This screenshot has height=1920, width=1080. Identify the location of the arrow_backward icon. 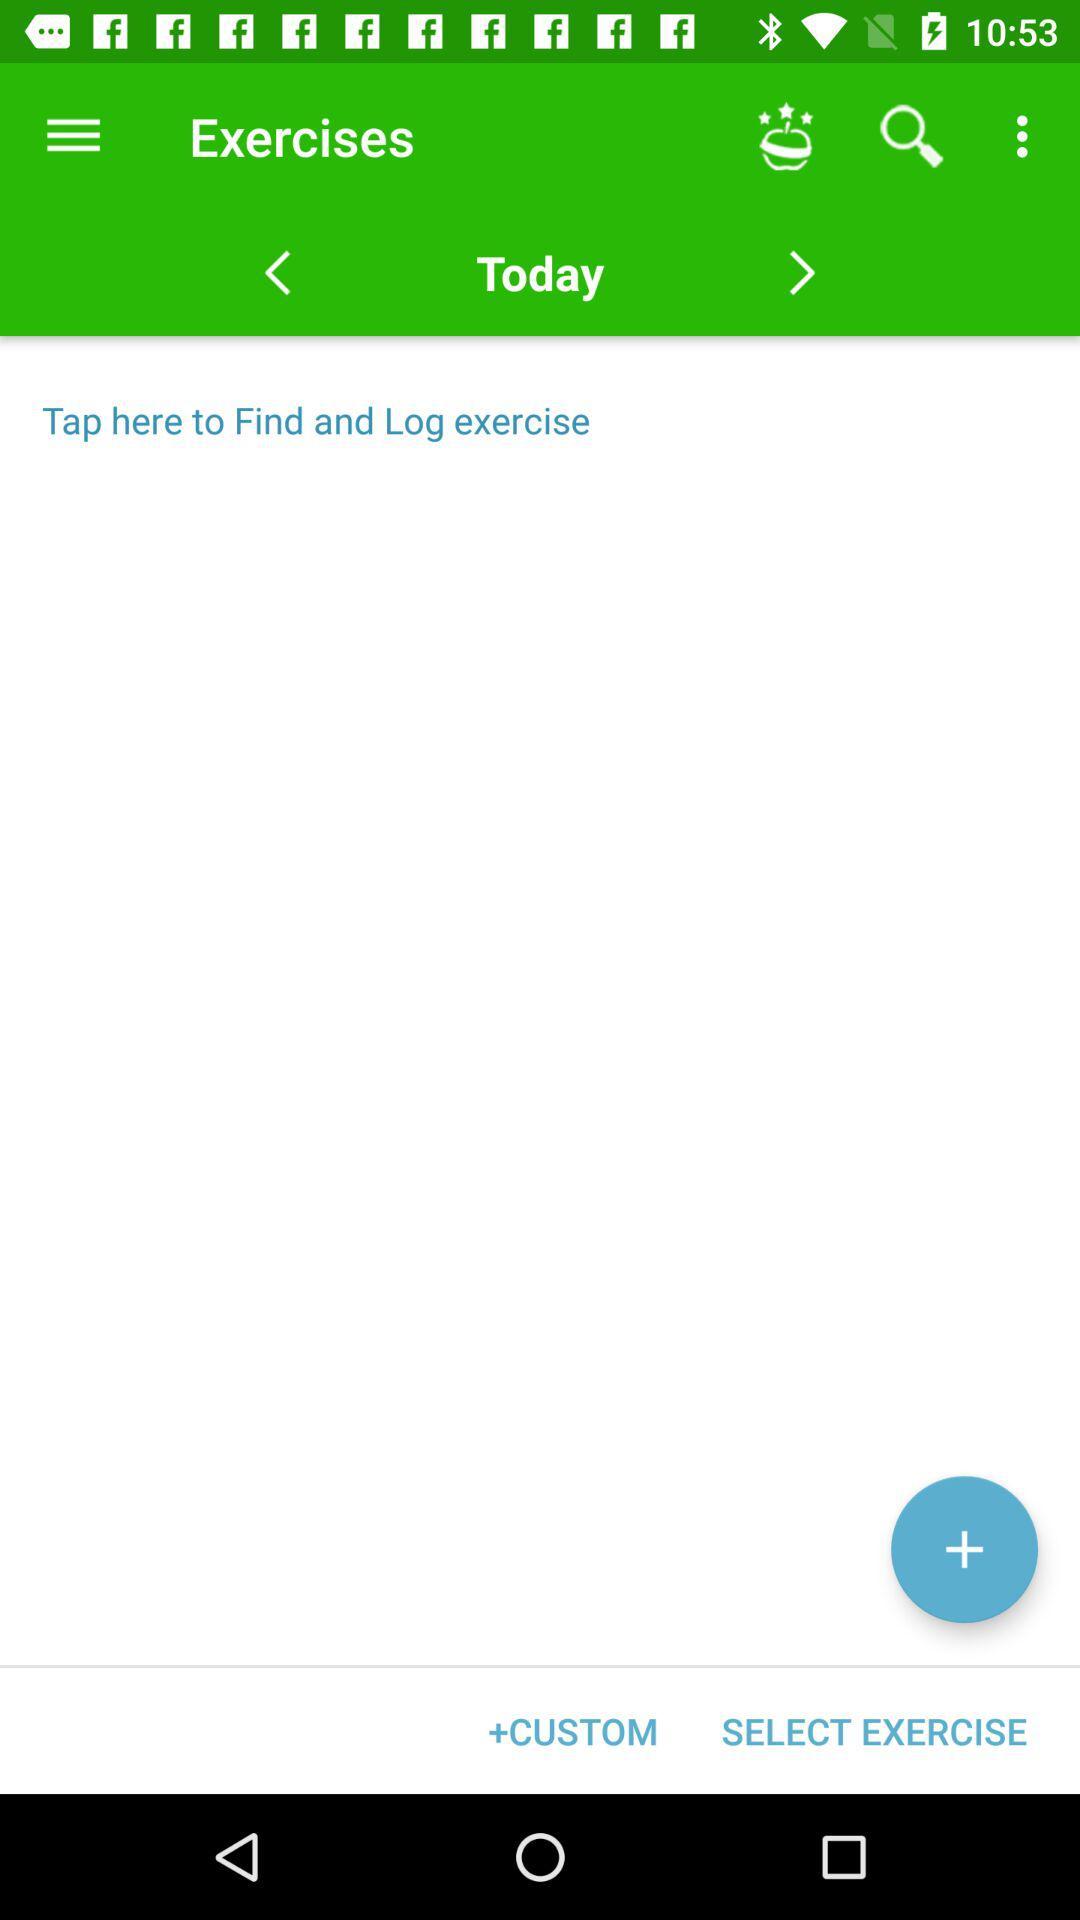
(277, 272).